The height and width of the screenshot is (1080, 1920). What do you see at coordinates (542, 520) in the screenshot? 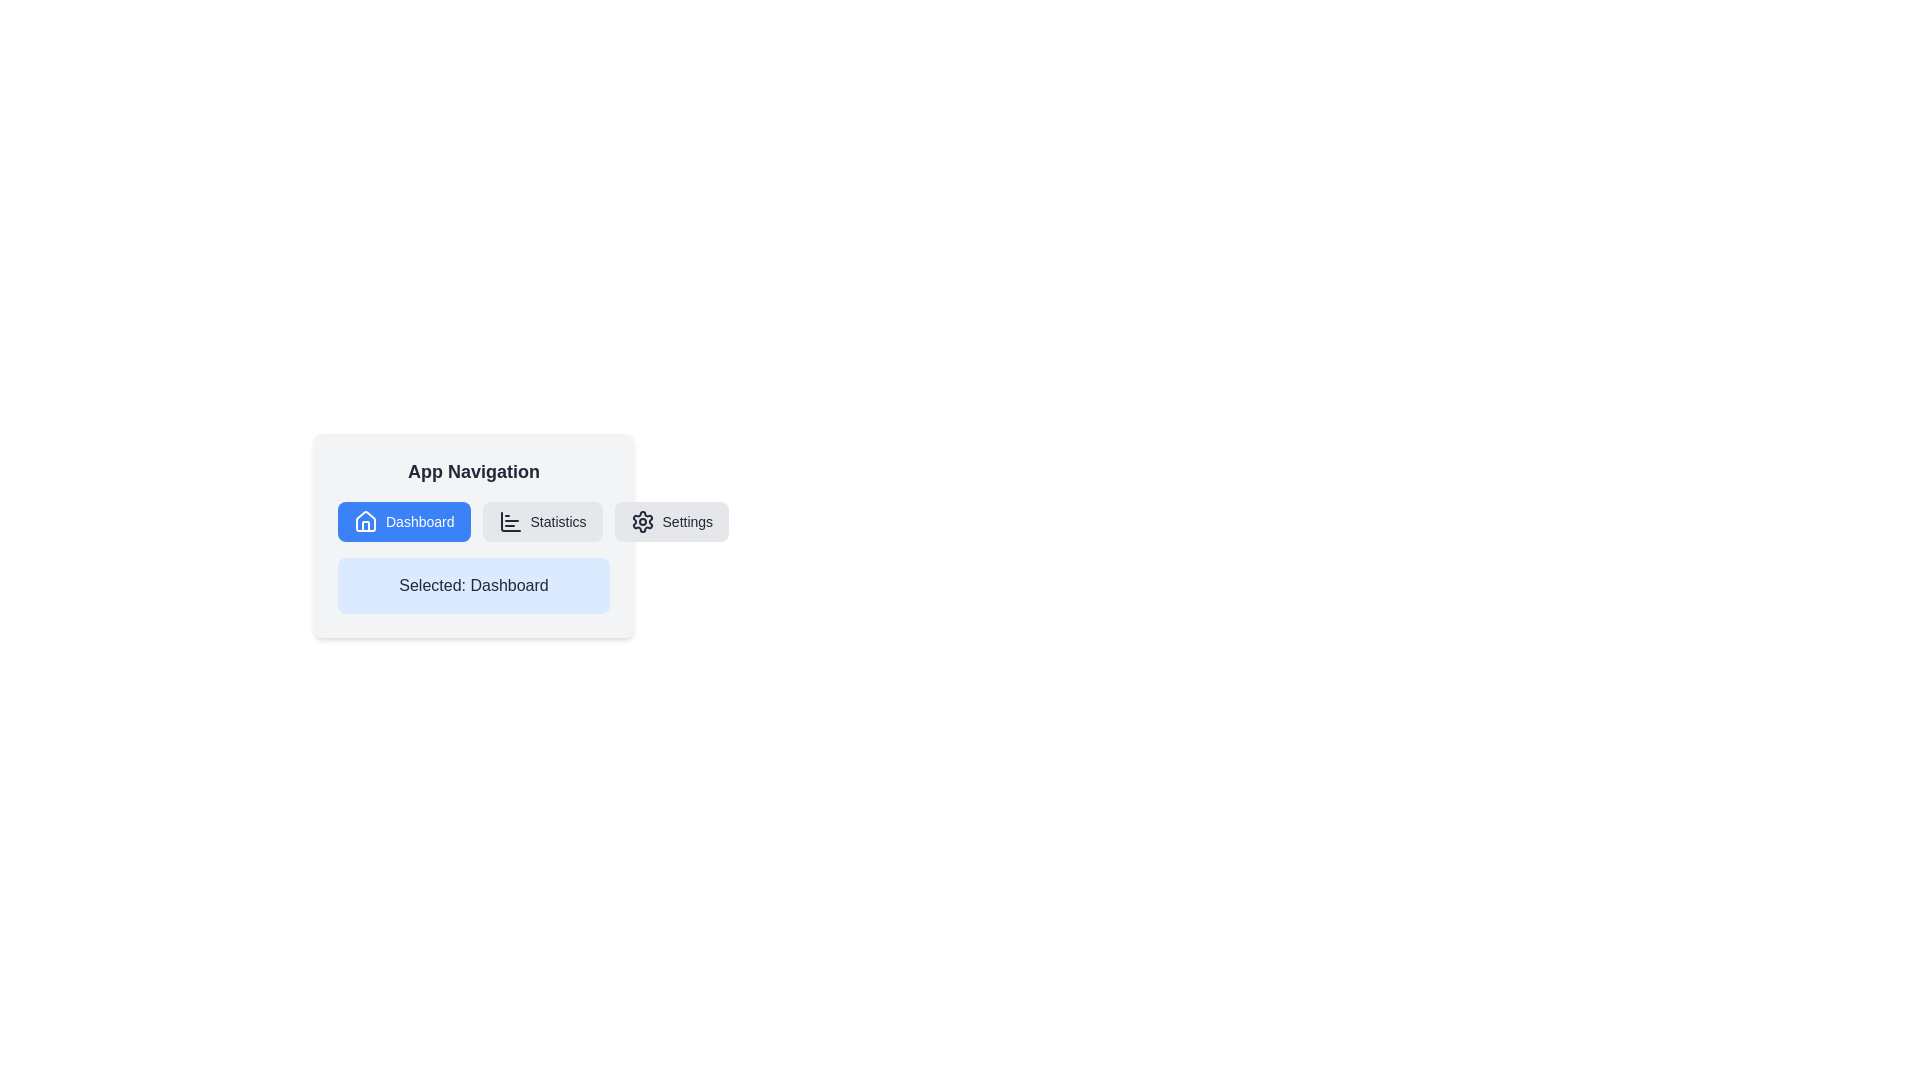
I see `the 'Statistics' button, which is the second button in the navigation row` at bounding box center [542, 520].